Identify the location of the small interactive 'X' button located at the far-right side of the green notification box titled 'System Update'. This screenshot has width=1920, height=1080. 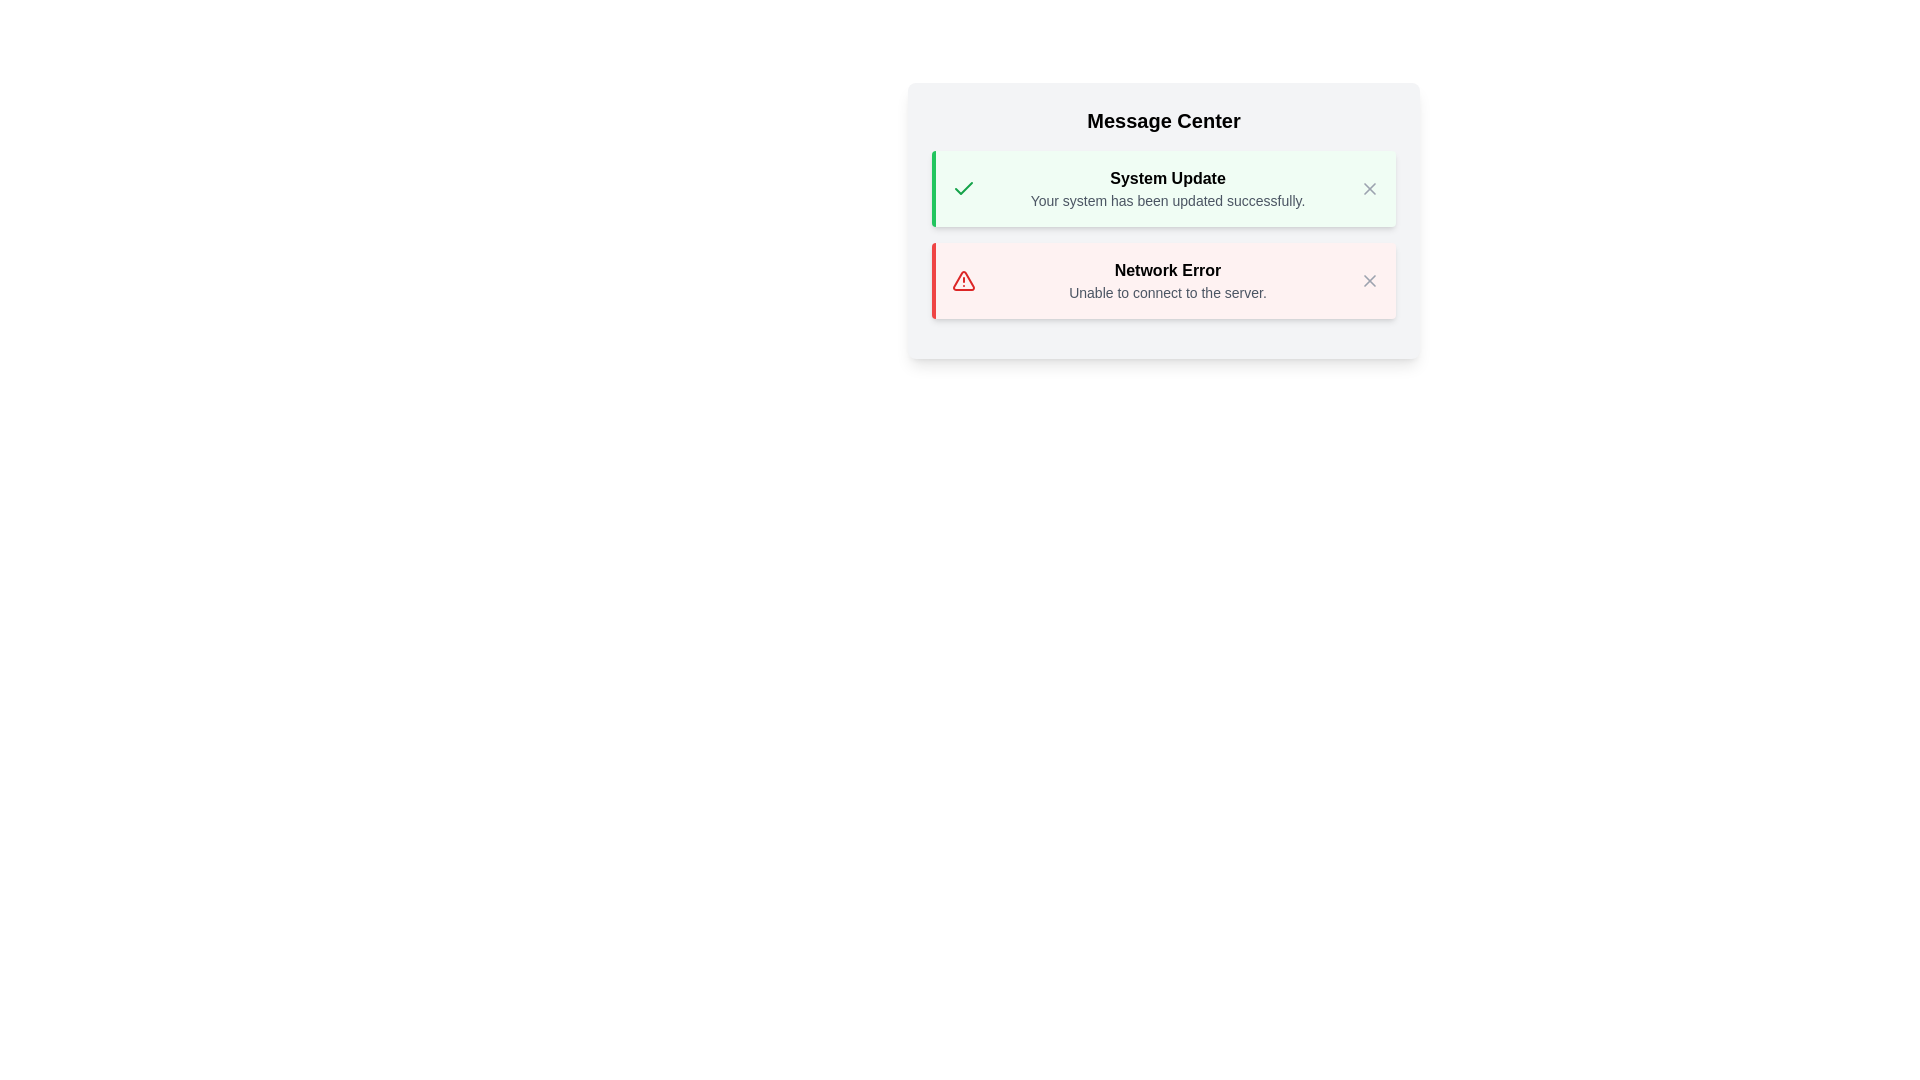
(1368, 189).